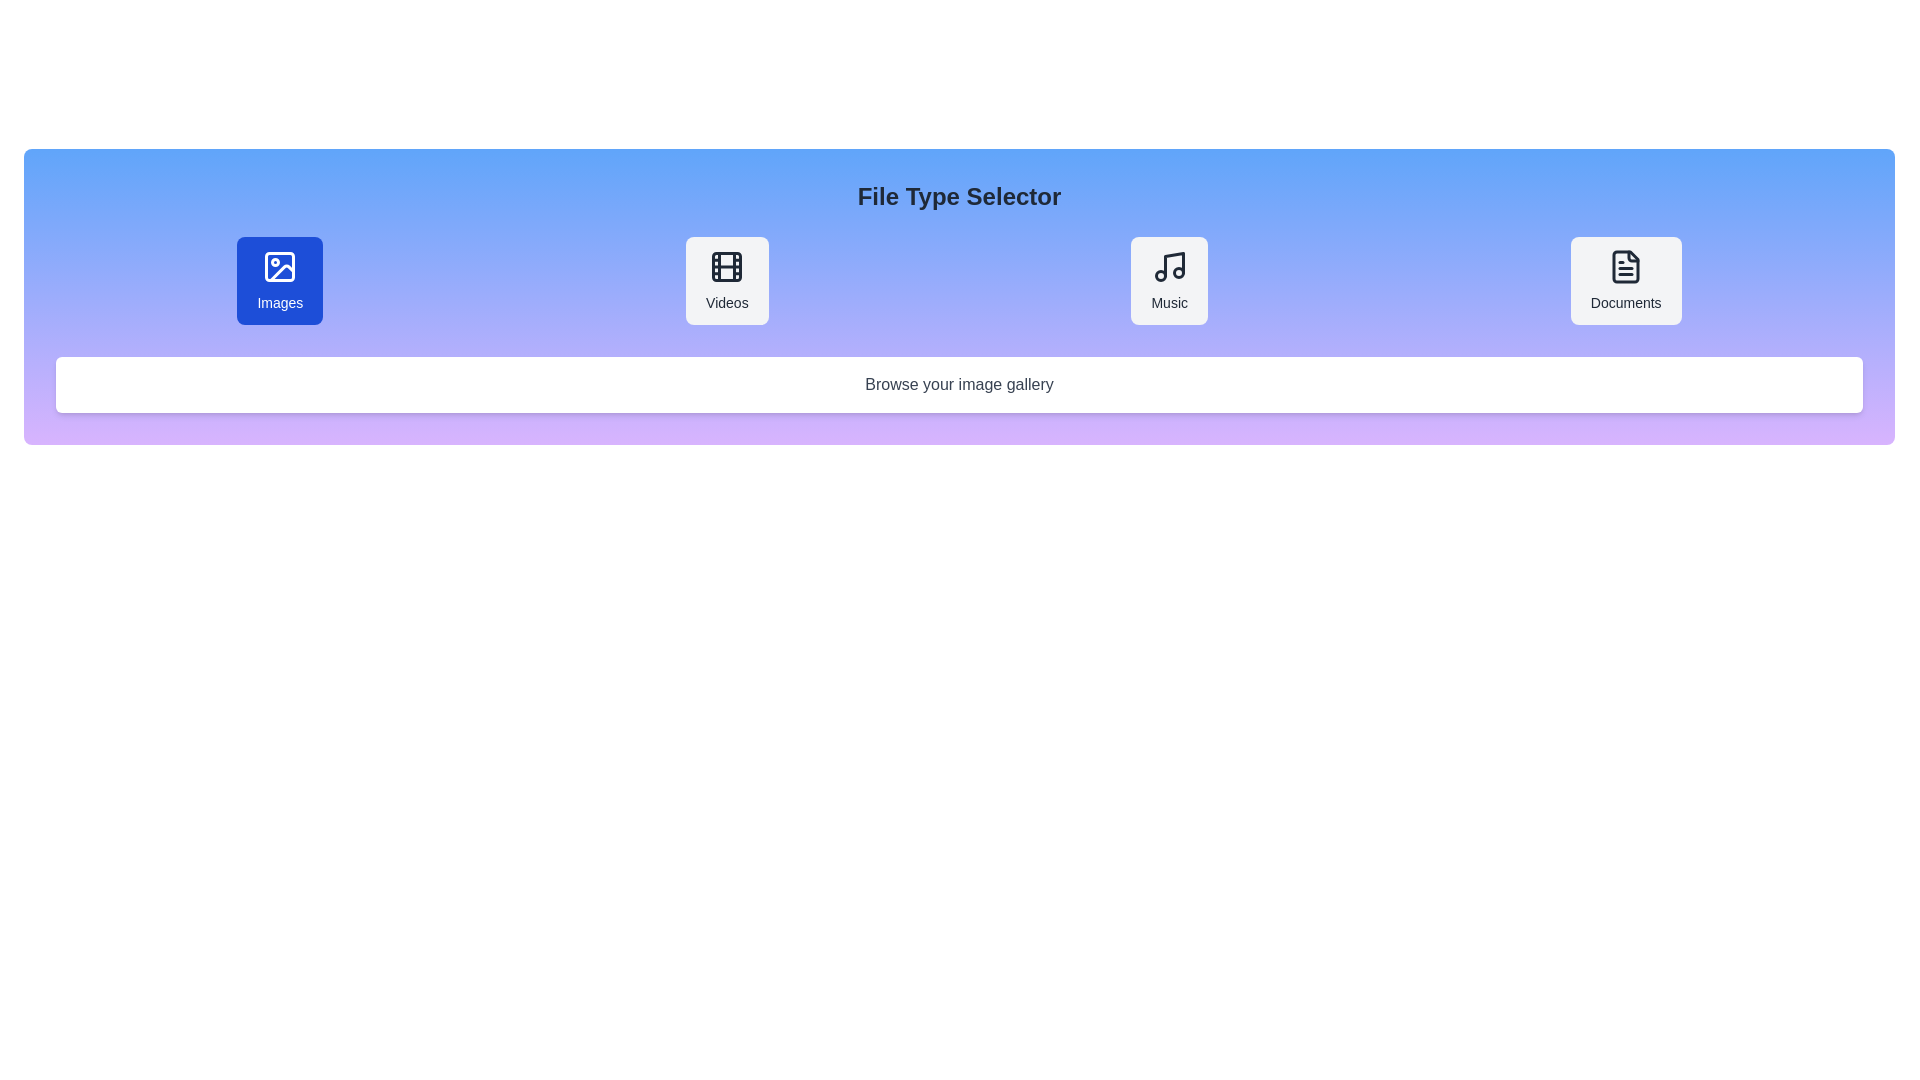 Image resolution: width=1920 pixels, height=1080 pixels. Describe the element at coordinates (278, 281) in the screenshot. I see `the file type Images to display its description` at that location.